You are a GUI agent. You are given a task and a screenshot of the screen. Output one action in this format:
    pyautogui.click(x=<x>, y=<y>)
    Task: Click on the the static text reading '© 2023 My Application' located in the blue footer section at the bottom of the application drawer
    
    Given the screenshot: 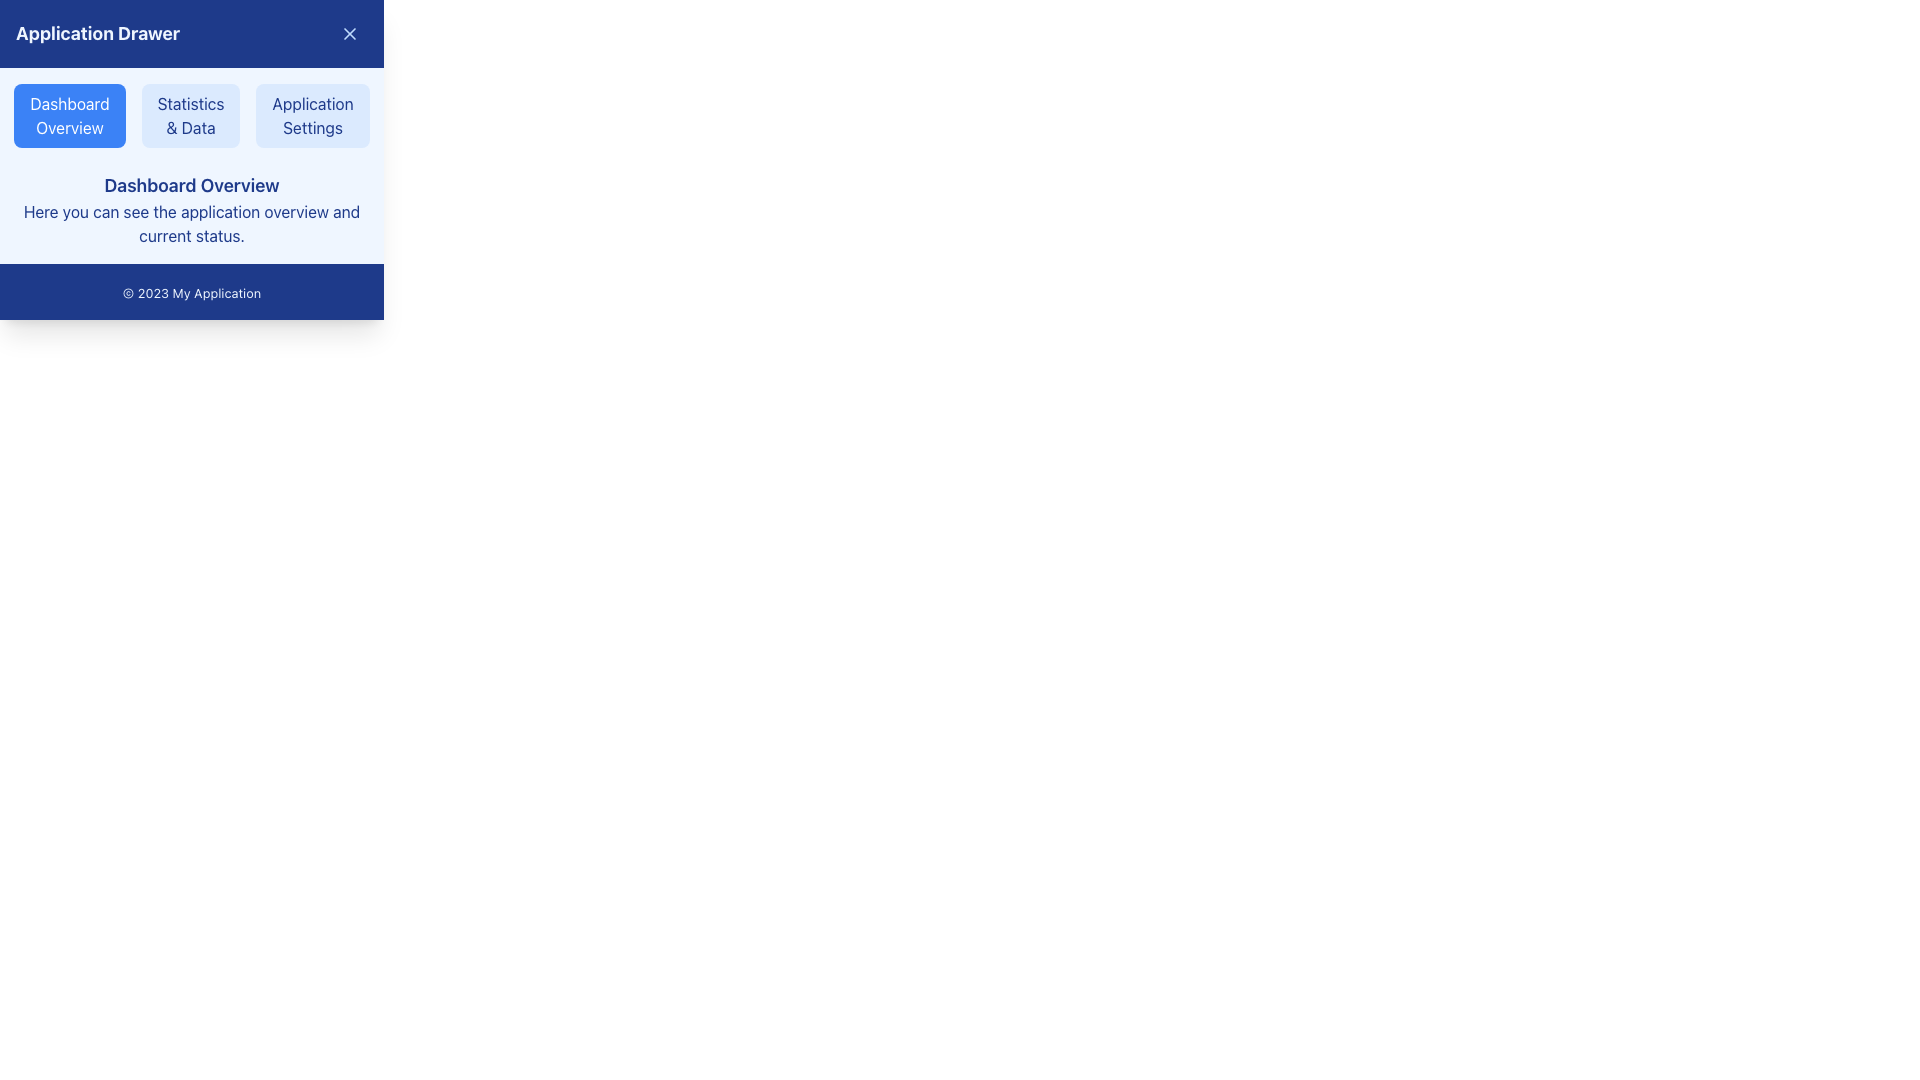 What is the action you would take?
    pyautogui.click(x=192, y=293)
    